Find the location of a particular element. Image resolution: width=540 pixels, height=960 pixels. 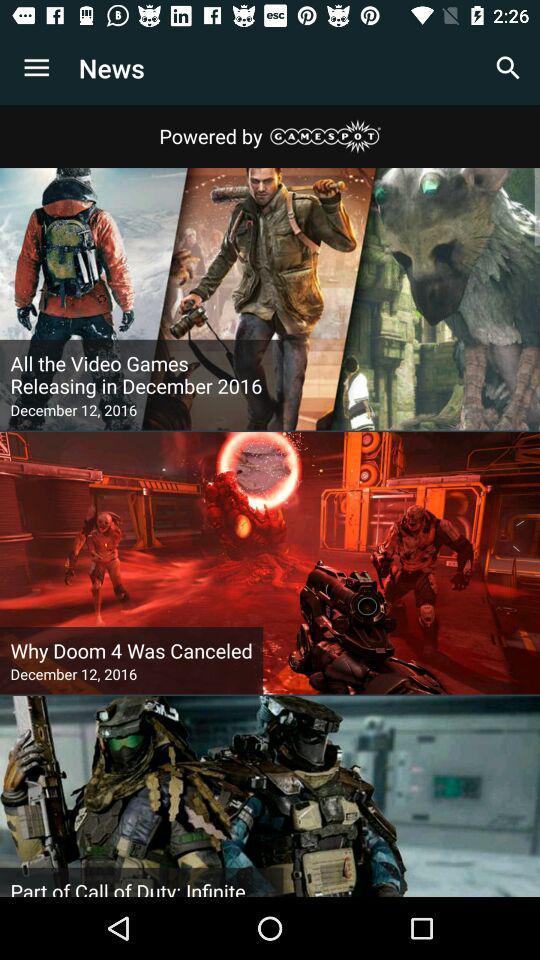

the why doom 4 icon is located at coordinates (131, 649).